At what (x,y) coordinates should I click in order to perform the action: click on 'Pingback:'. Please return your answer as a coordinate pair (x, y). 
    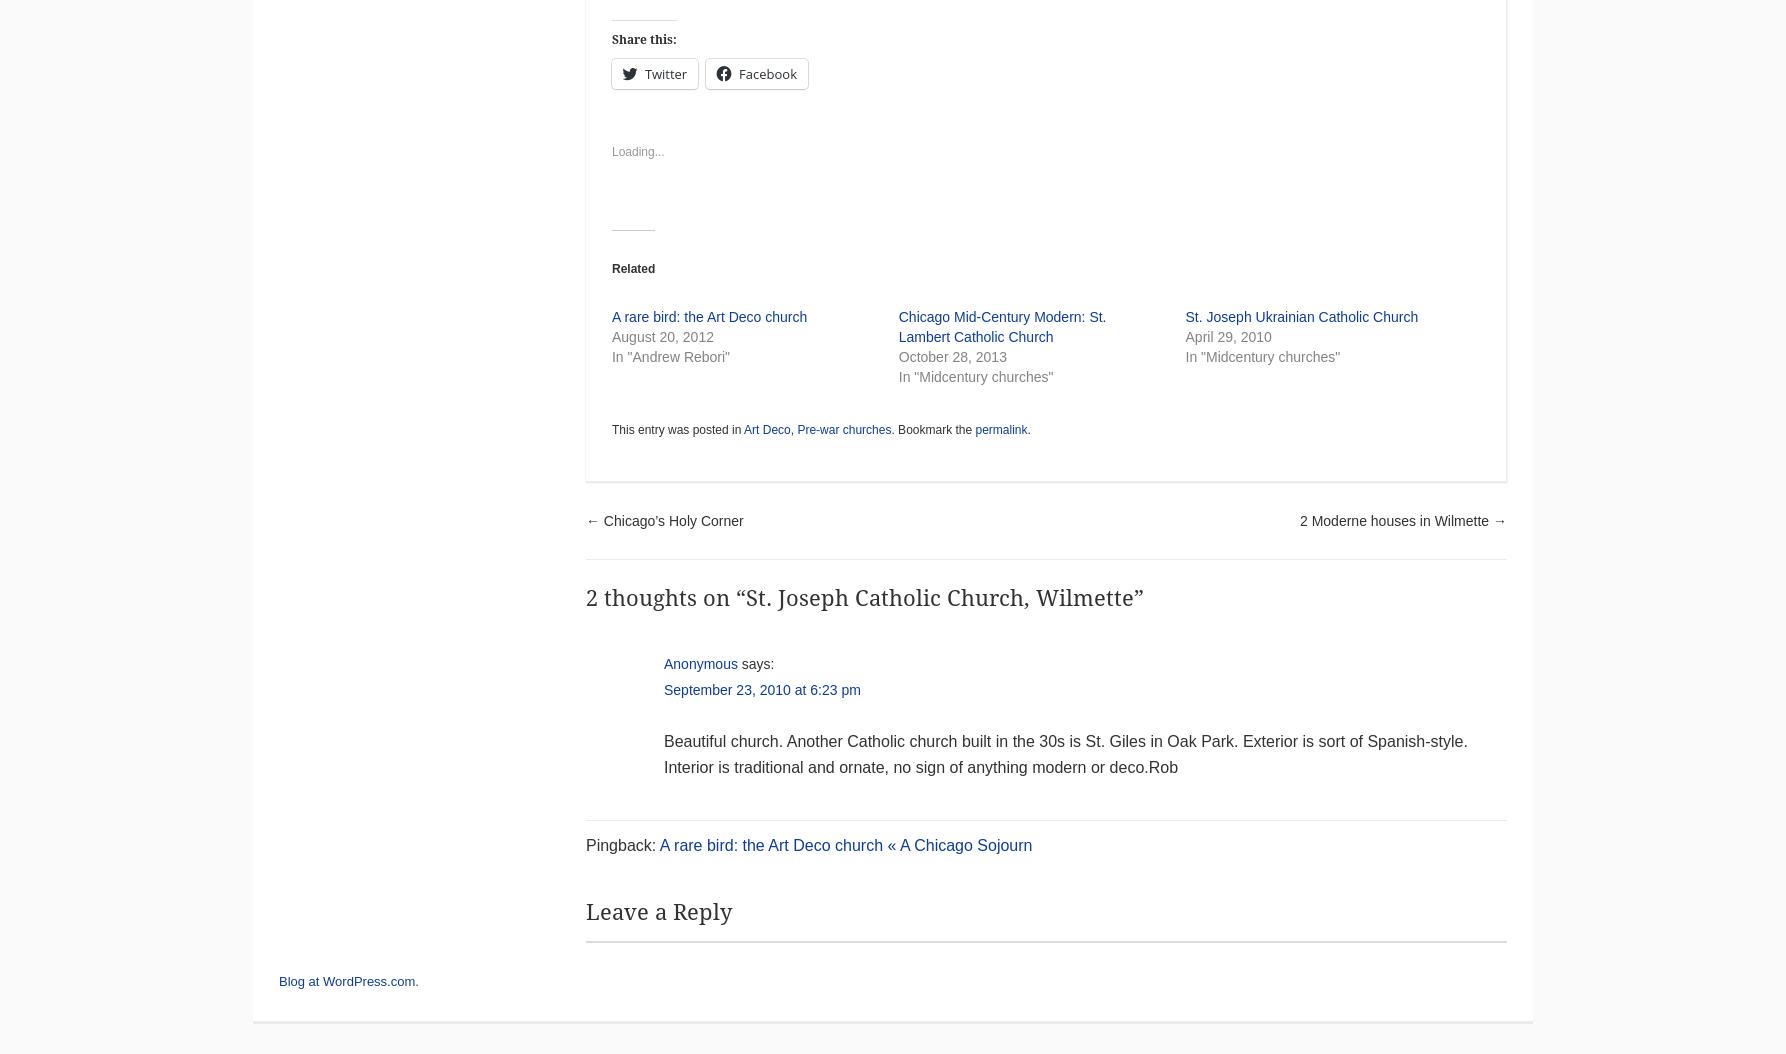
    Looking at the image, I should click on (622, 845).